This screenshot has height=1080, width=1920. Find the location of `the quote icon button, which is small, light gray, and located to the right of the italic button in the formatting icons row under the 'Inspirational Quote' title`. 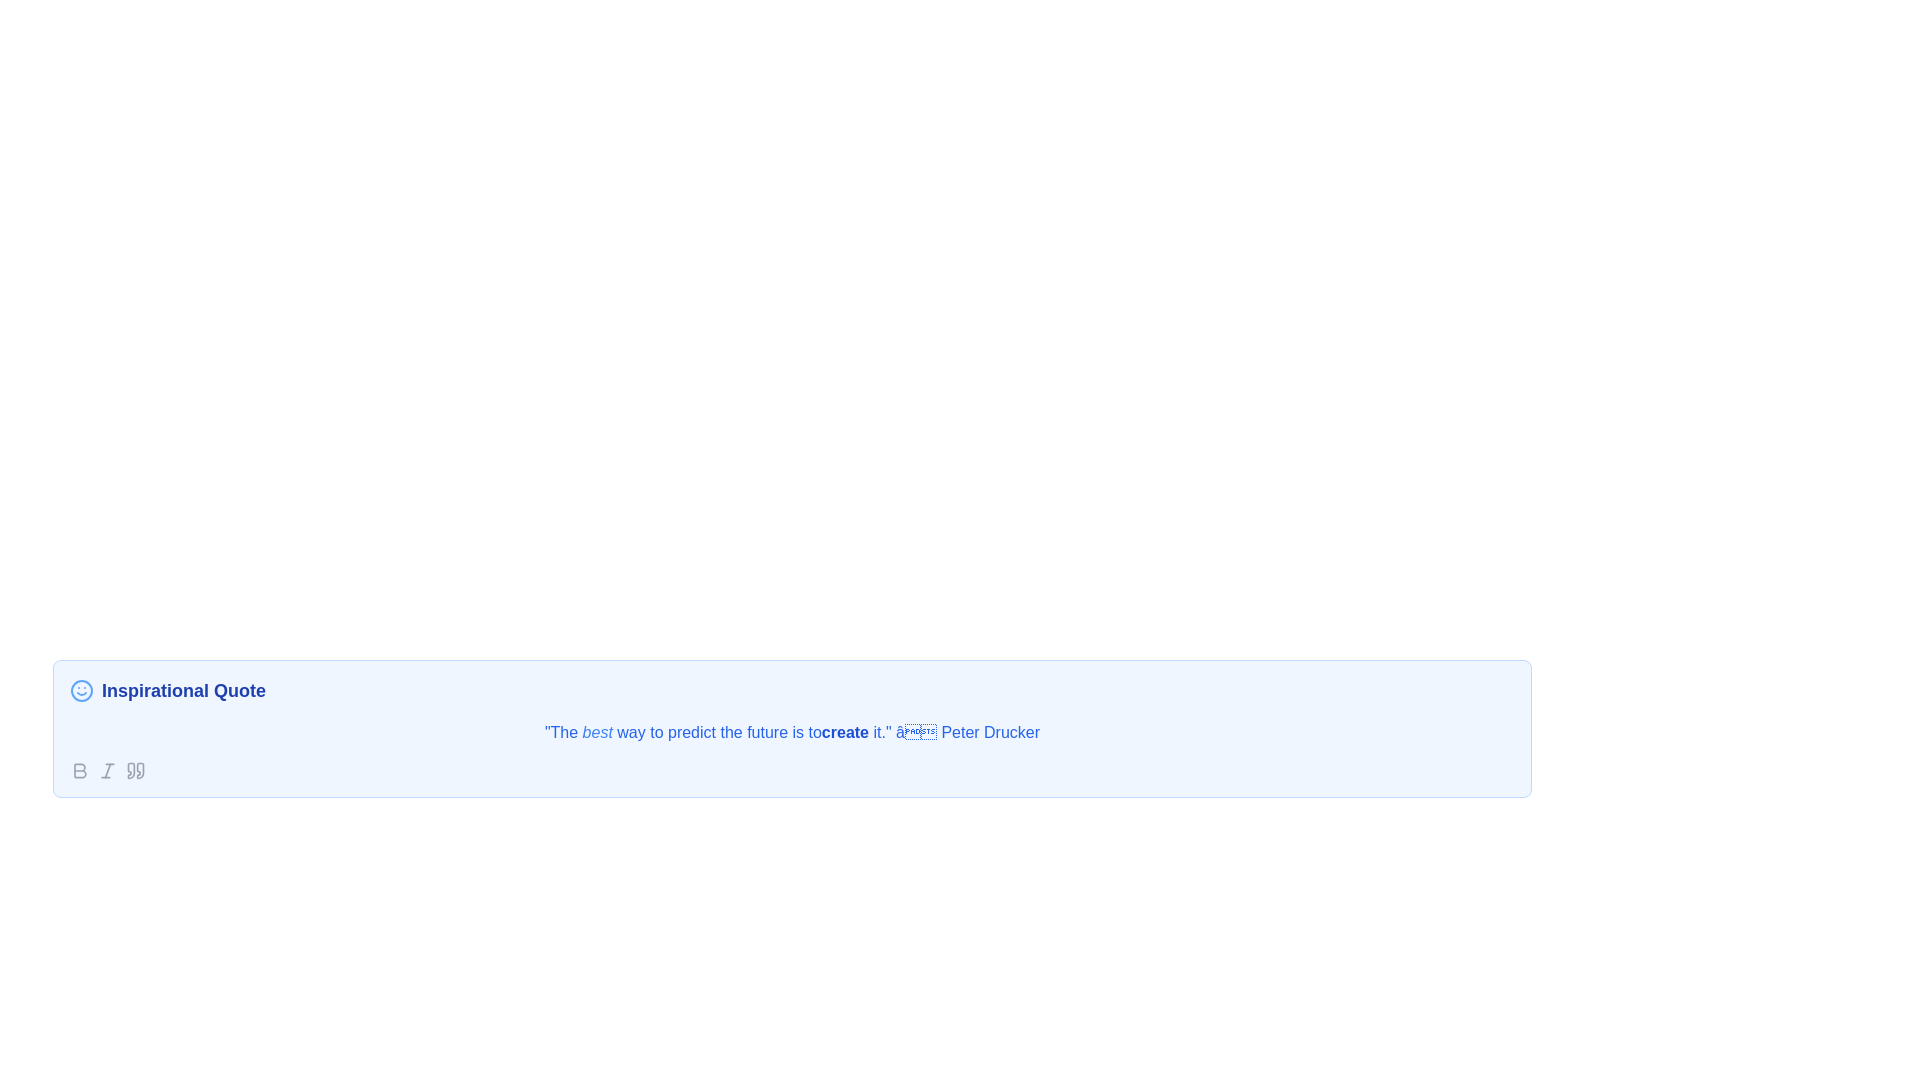

the quote icon button, which is small, light gray, and located to the right of the italic button in the formatting icons row under the 'Inspirational Quote' title is located at coordinates (134, 770).